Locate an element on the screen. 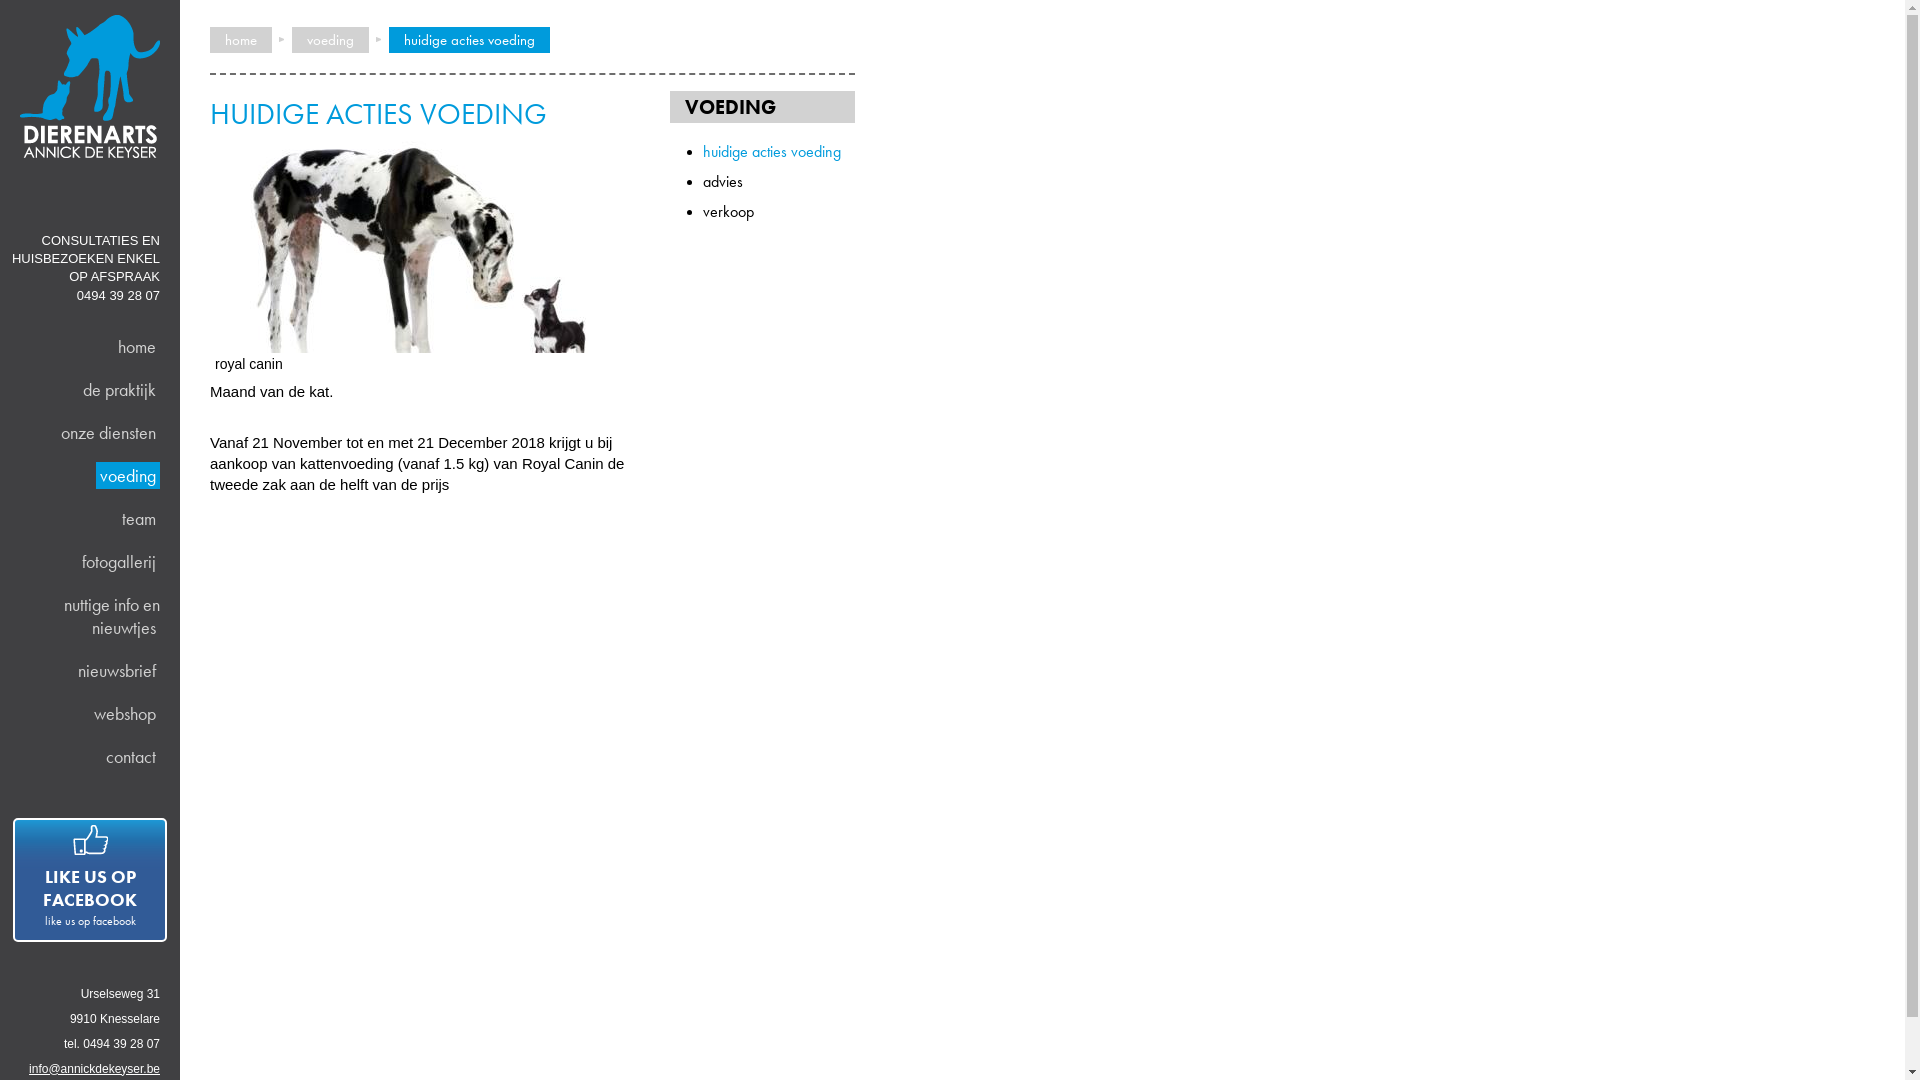  'de praktijk' is located at coordinates (118, 389).